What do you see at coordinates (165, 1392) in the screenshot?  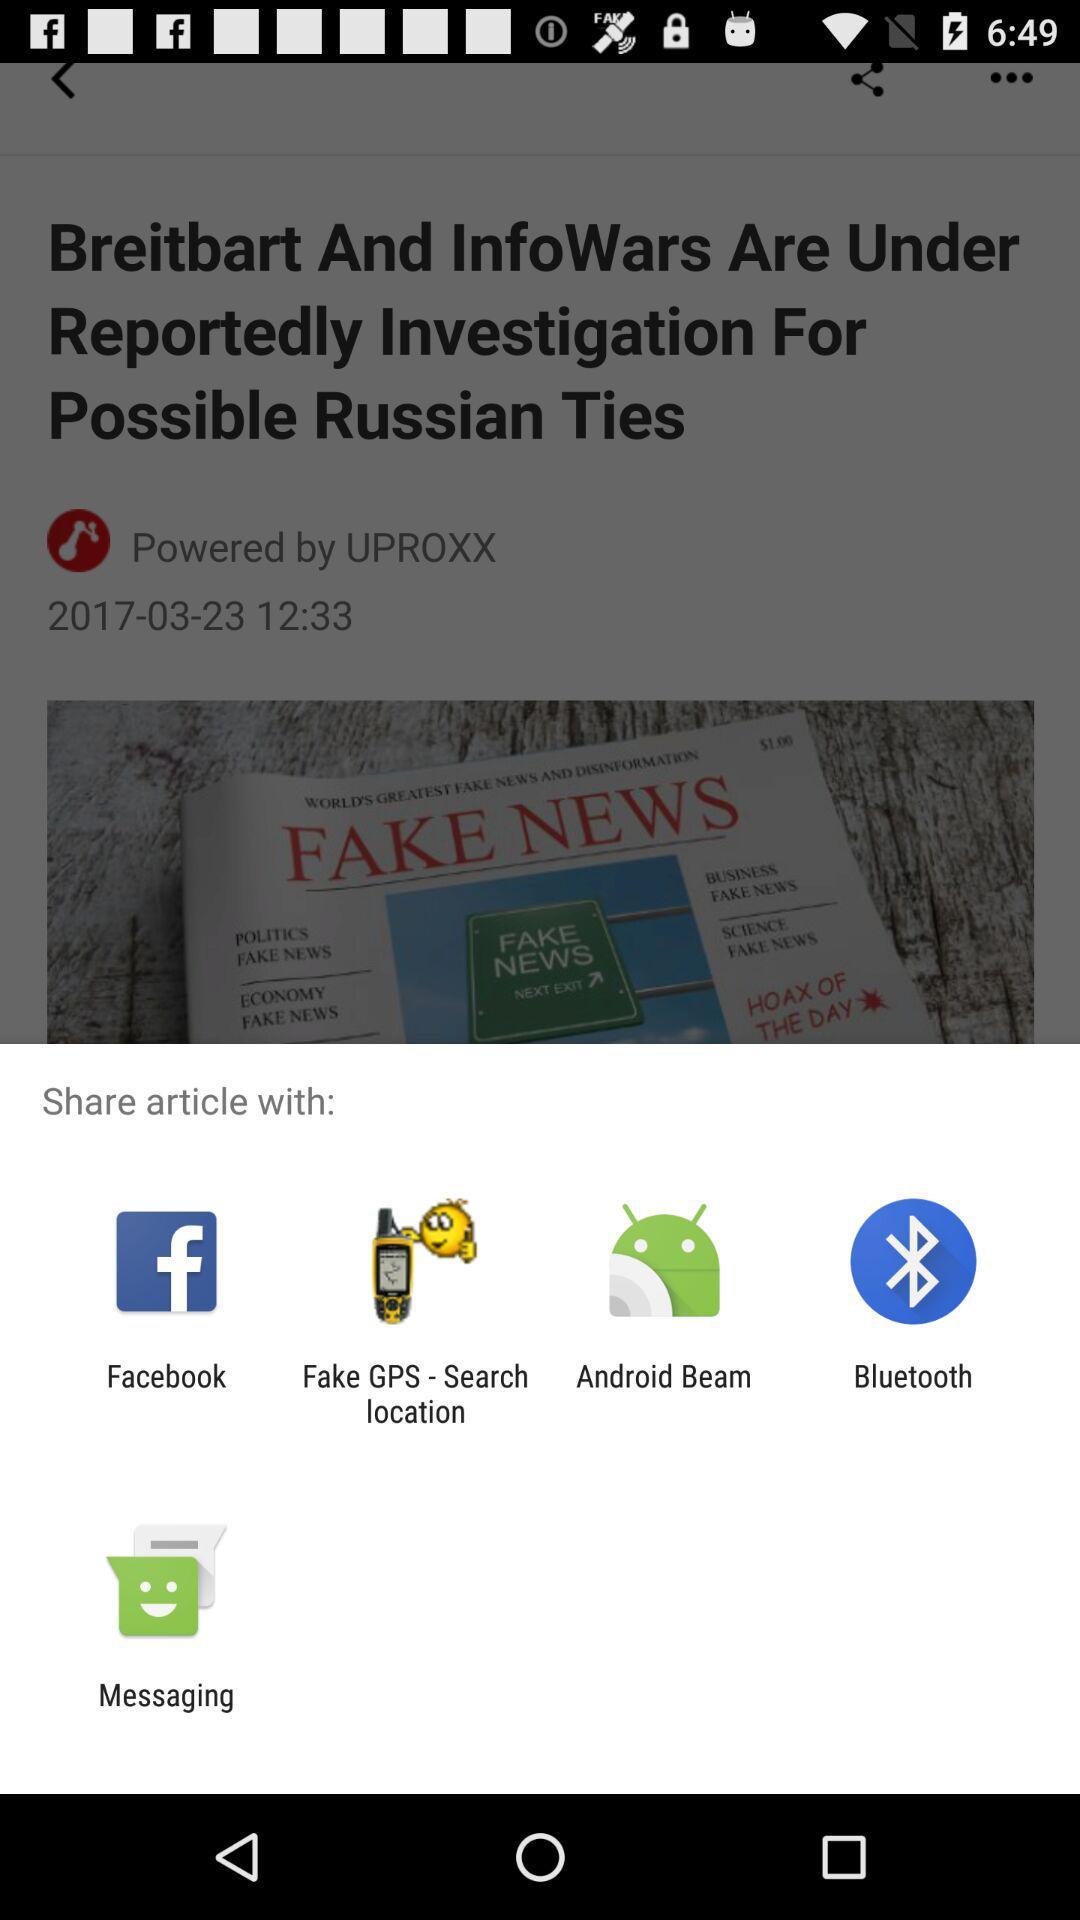 I see `the icon next to the fake gps search icon` at bounding box center [165, 1392].